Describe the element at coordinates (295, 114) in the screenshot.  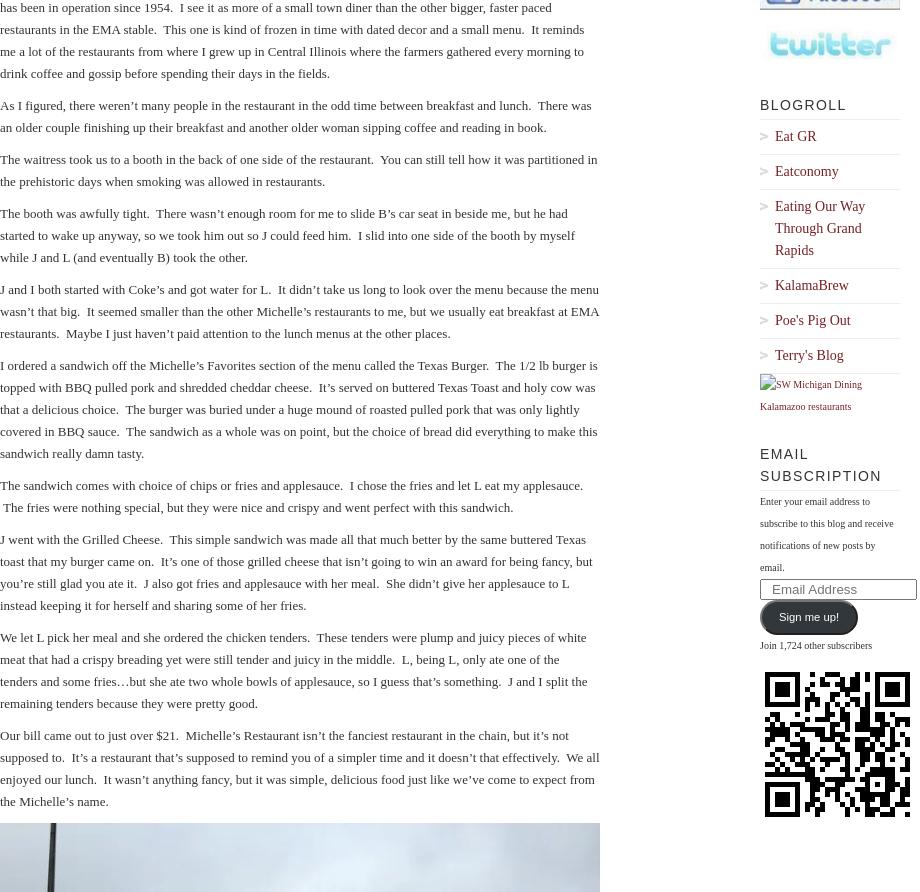
I see `'As I figured, there weren’t many people in the restaurant in the odd time between breakfast and lunch.  There was an older couple finishing up their breakfast and another older woman sipping coffee and reading in book.'` at that location.